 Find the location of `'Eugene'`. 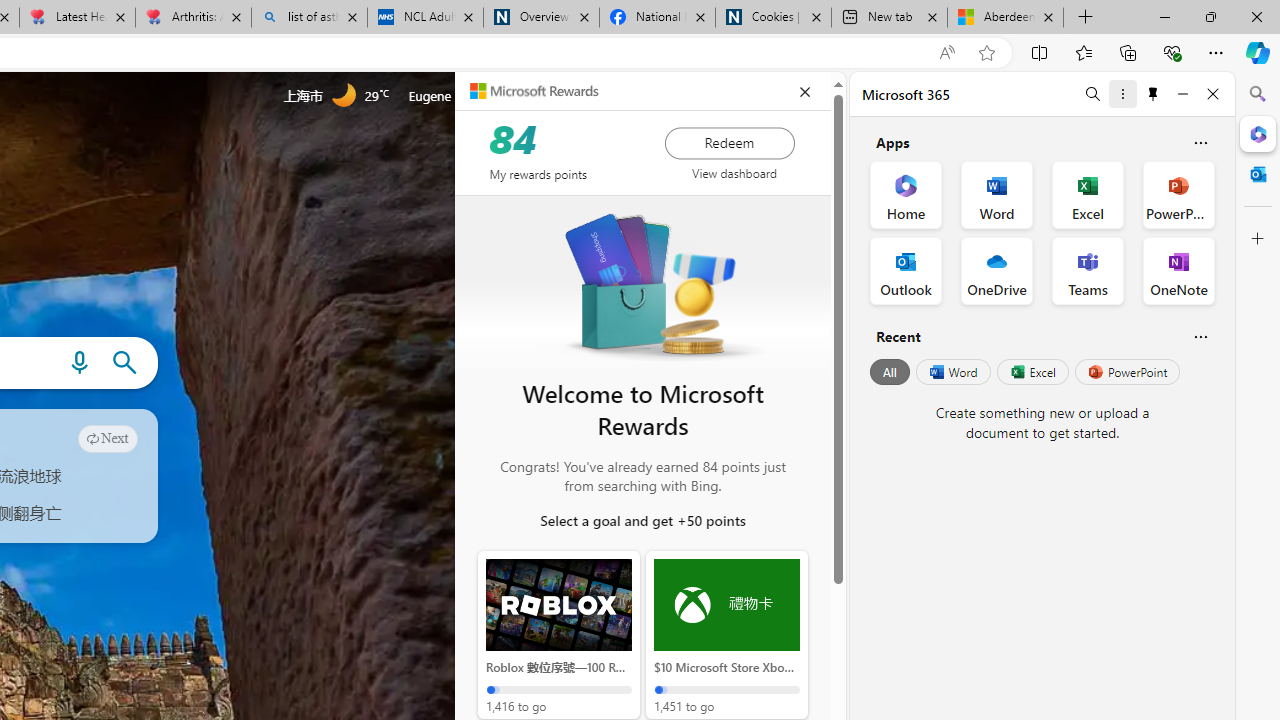

'Eugene' is located at coordinates (456, 95).